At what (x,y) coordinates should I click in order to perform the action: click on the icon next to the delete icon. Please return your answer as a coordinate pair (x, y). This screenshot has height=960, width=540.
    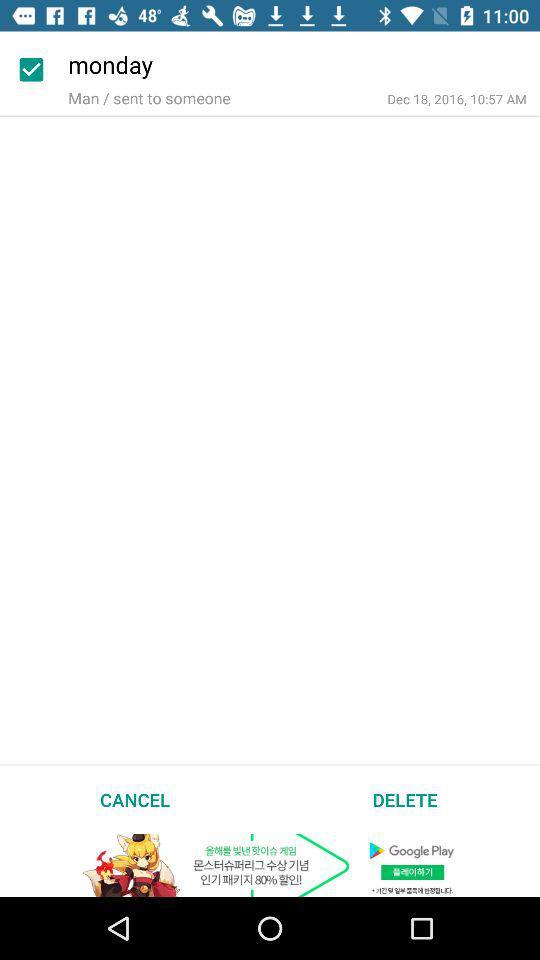
    Looking at the image, I should click on (135, 799).